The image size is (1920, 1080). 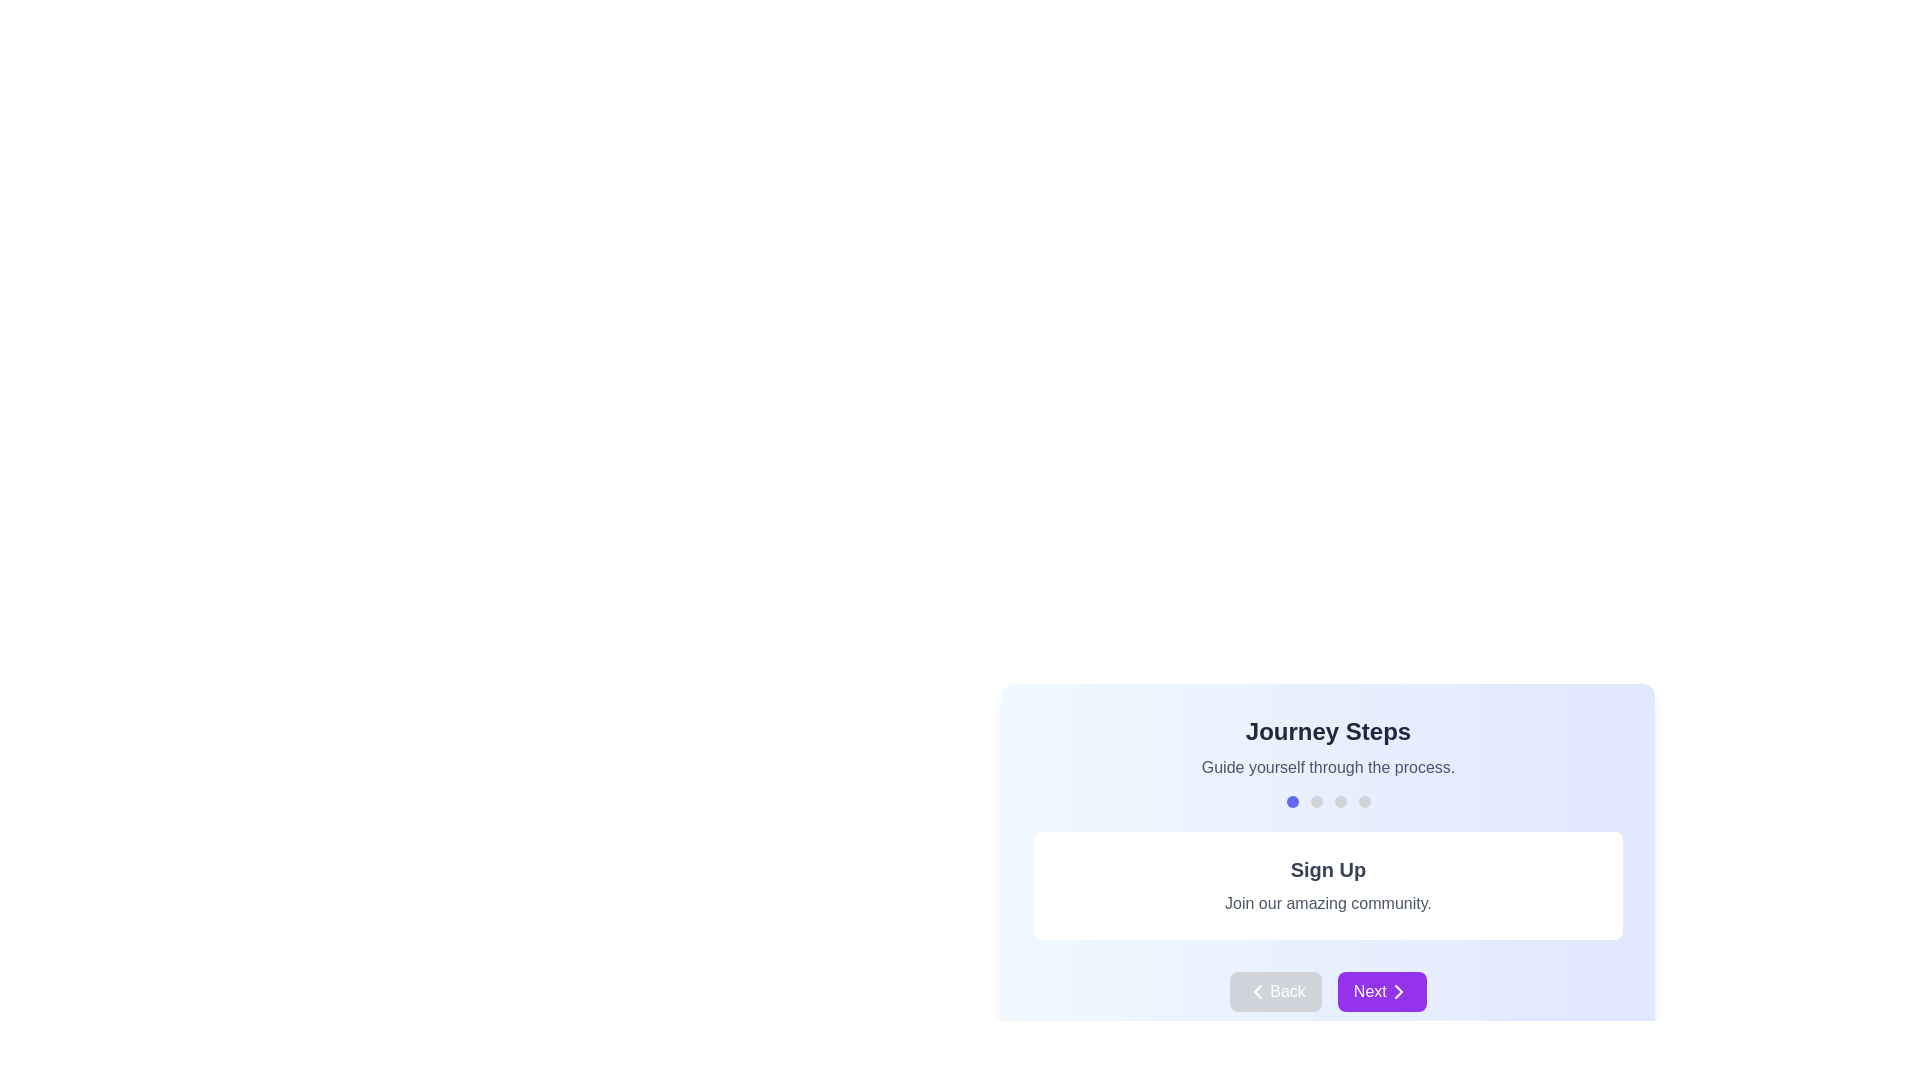 I want to click on the Text block with a call-to-action that says 'Sign Up' in bold and 'Join our amazing community.' in a smaller font, located in the lower central part of the interface, so click(x=1328, y=885).